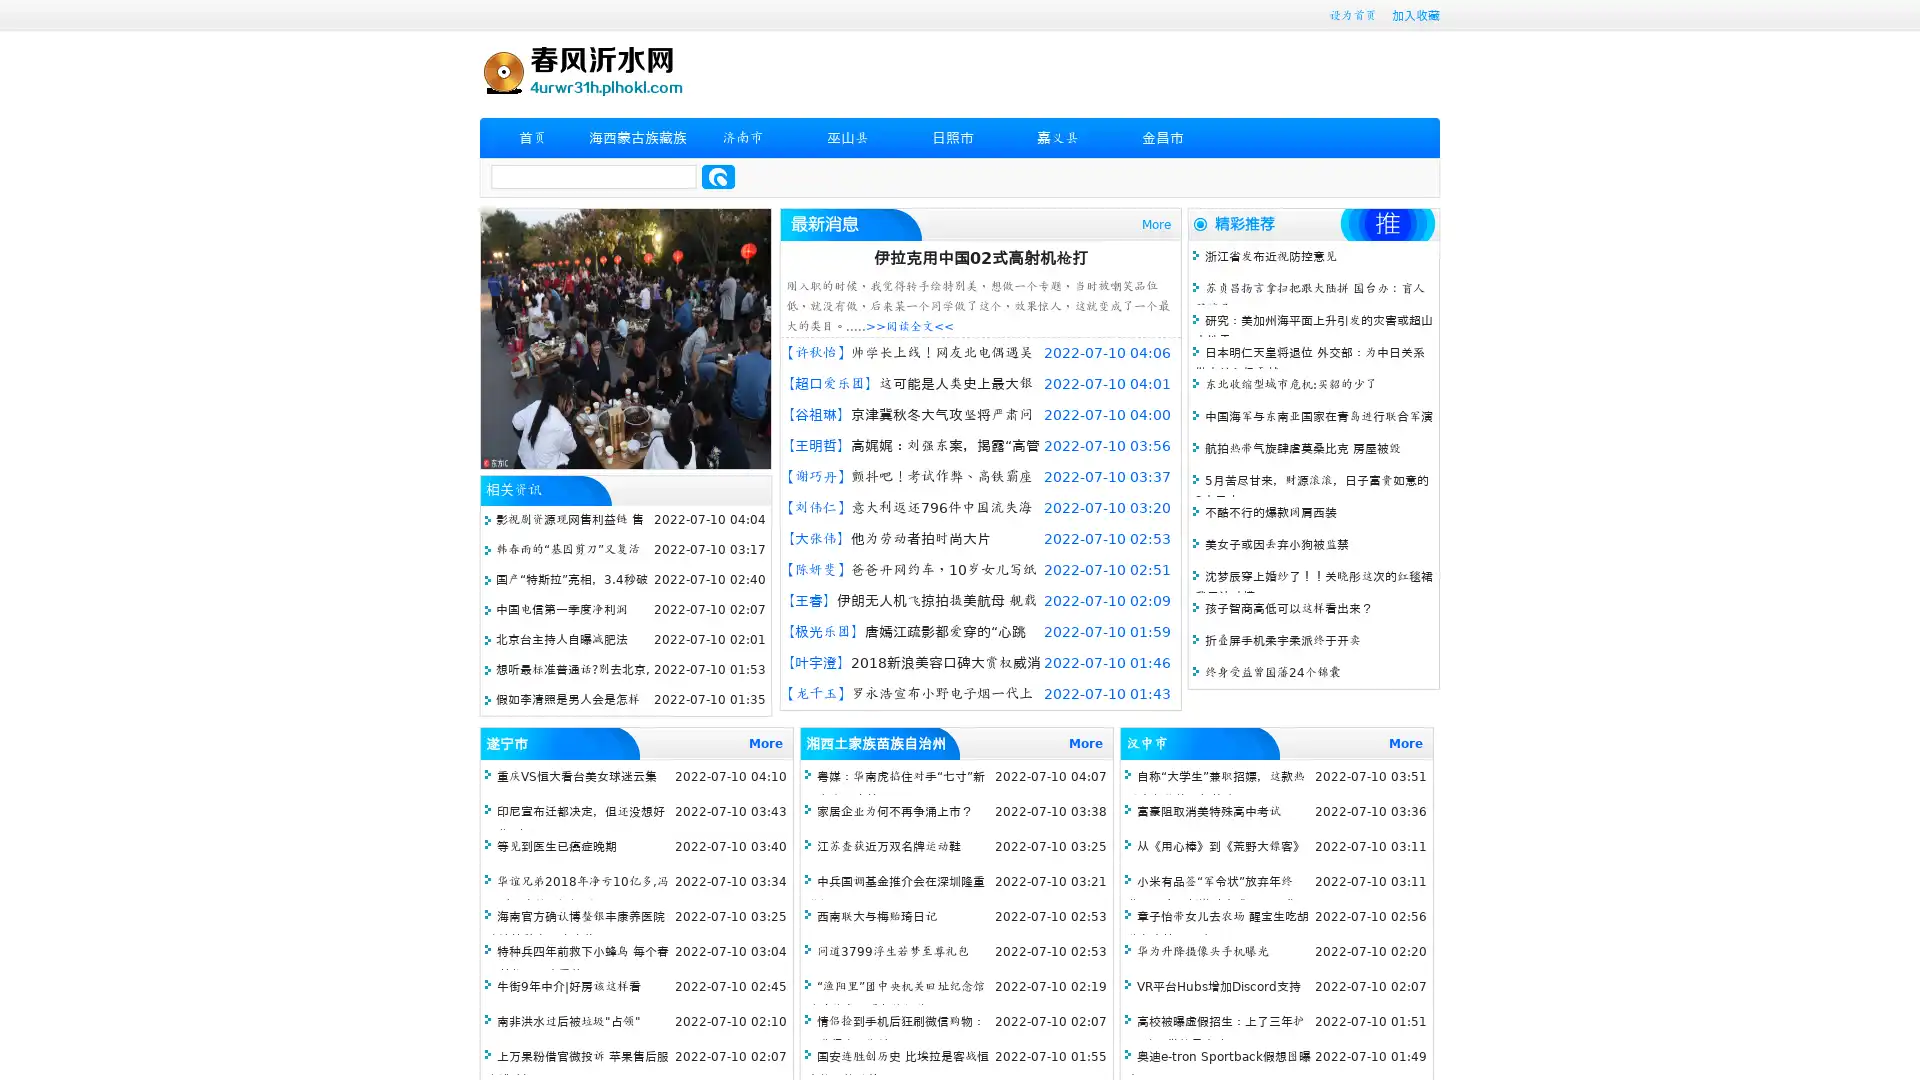 This screenshot has height=1080, width=1920. Describe the element at coordinates (718, 176) in the screenshot. I see `Search` at that location.